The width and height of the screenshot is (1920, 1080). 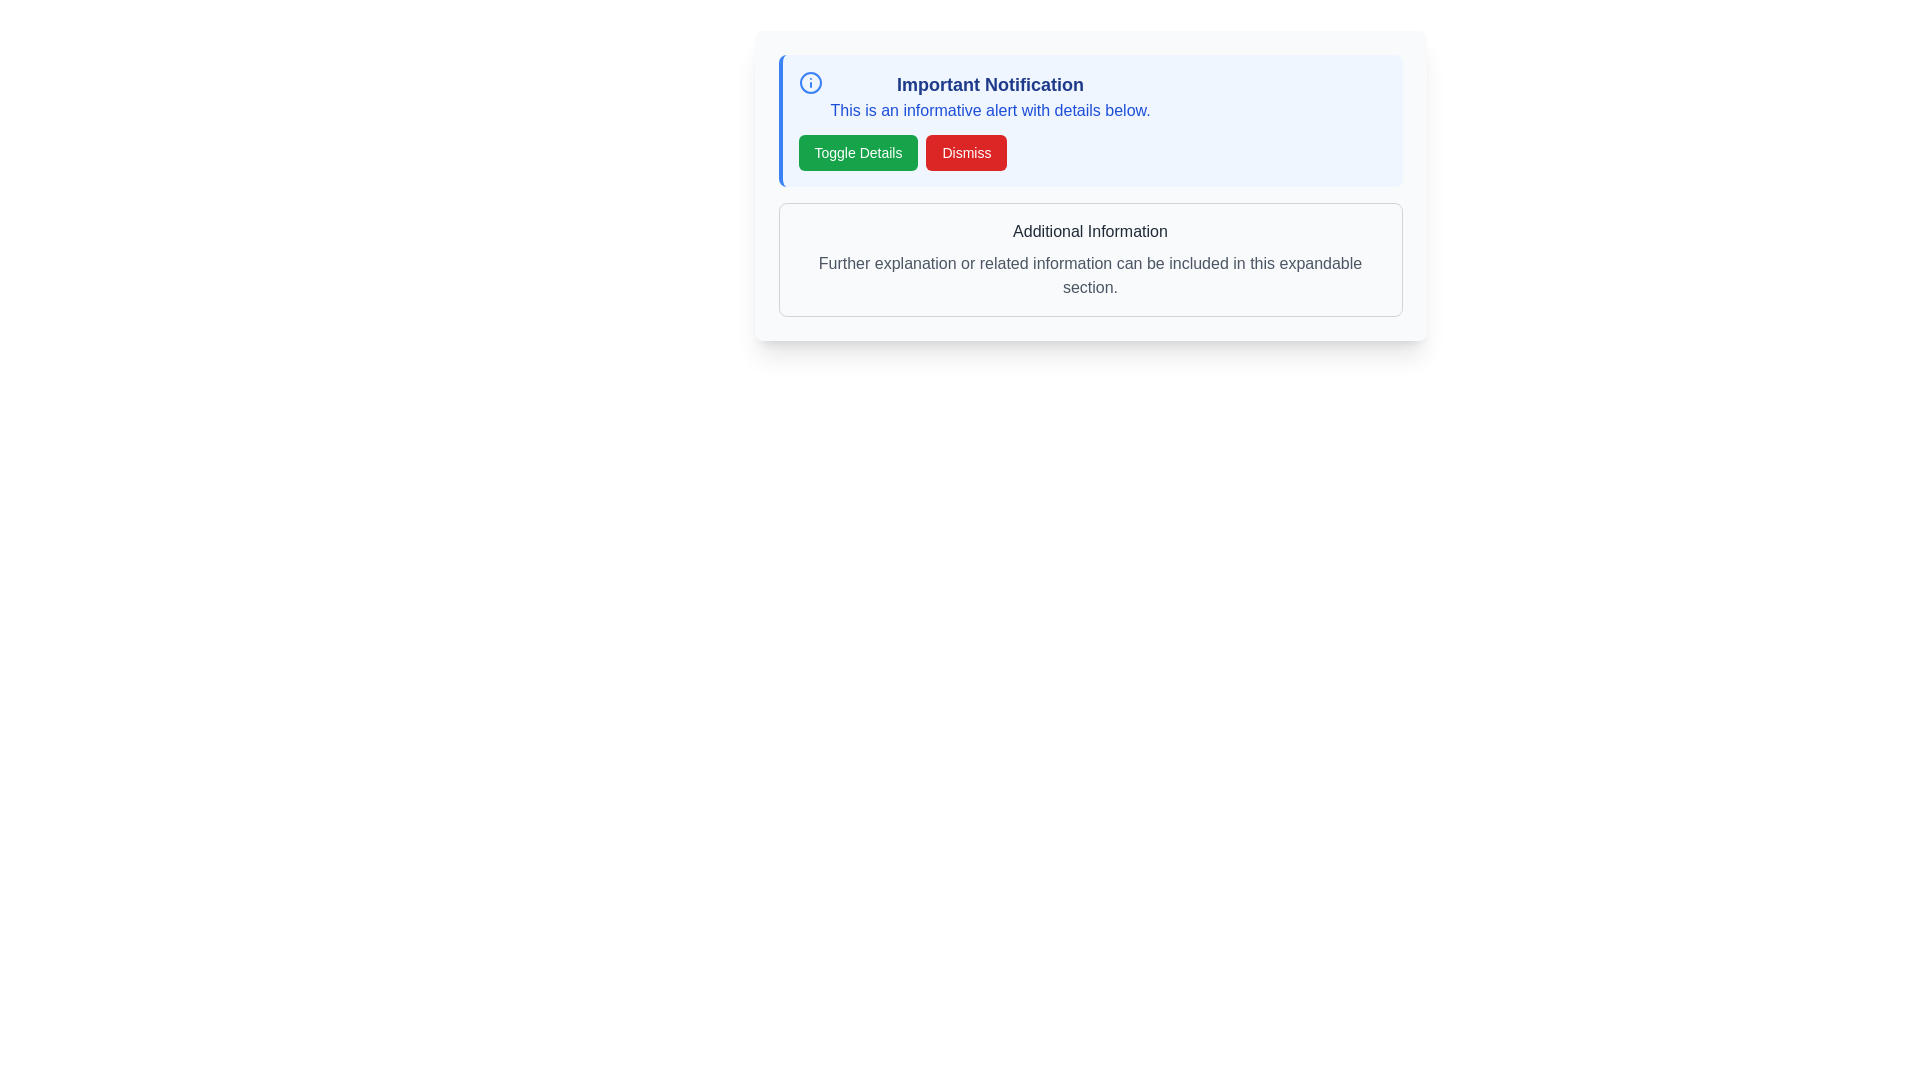 I want to click on the 'Important Notification' text label, which is styled in bold and blue, serving as a prominent title within the notification section, so click(x=990, y=83).